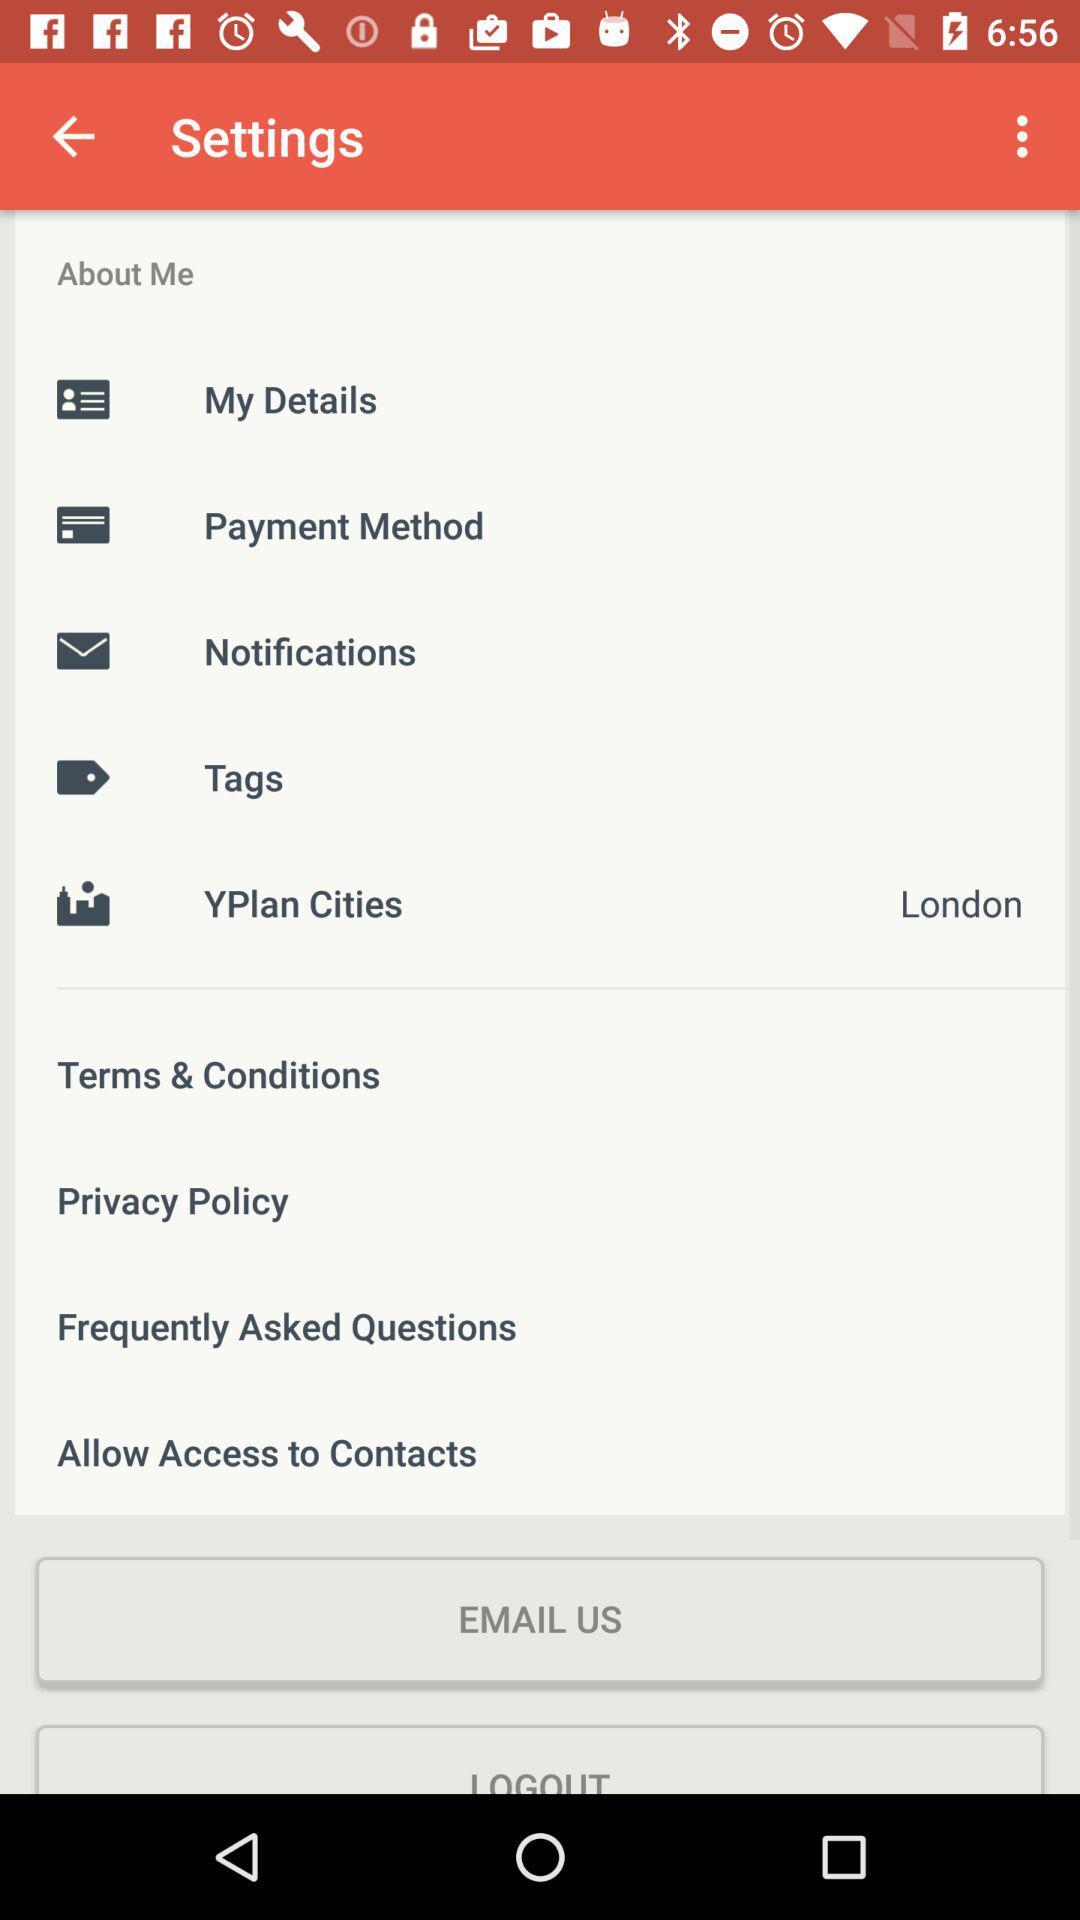  I want to click on the item above the notifications, so click(540, 524).